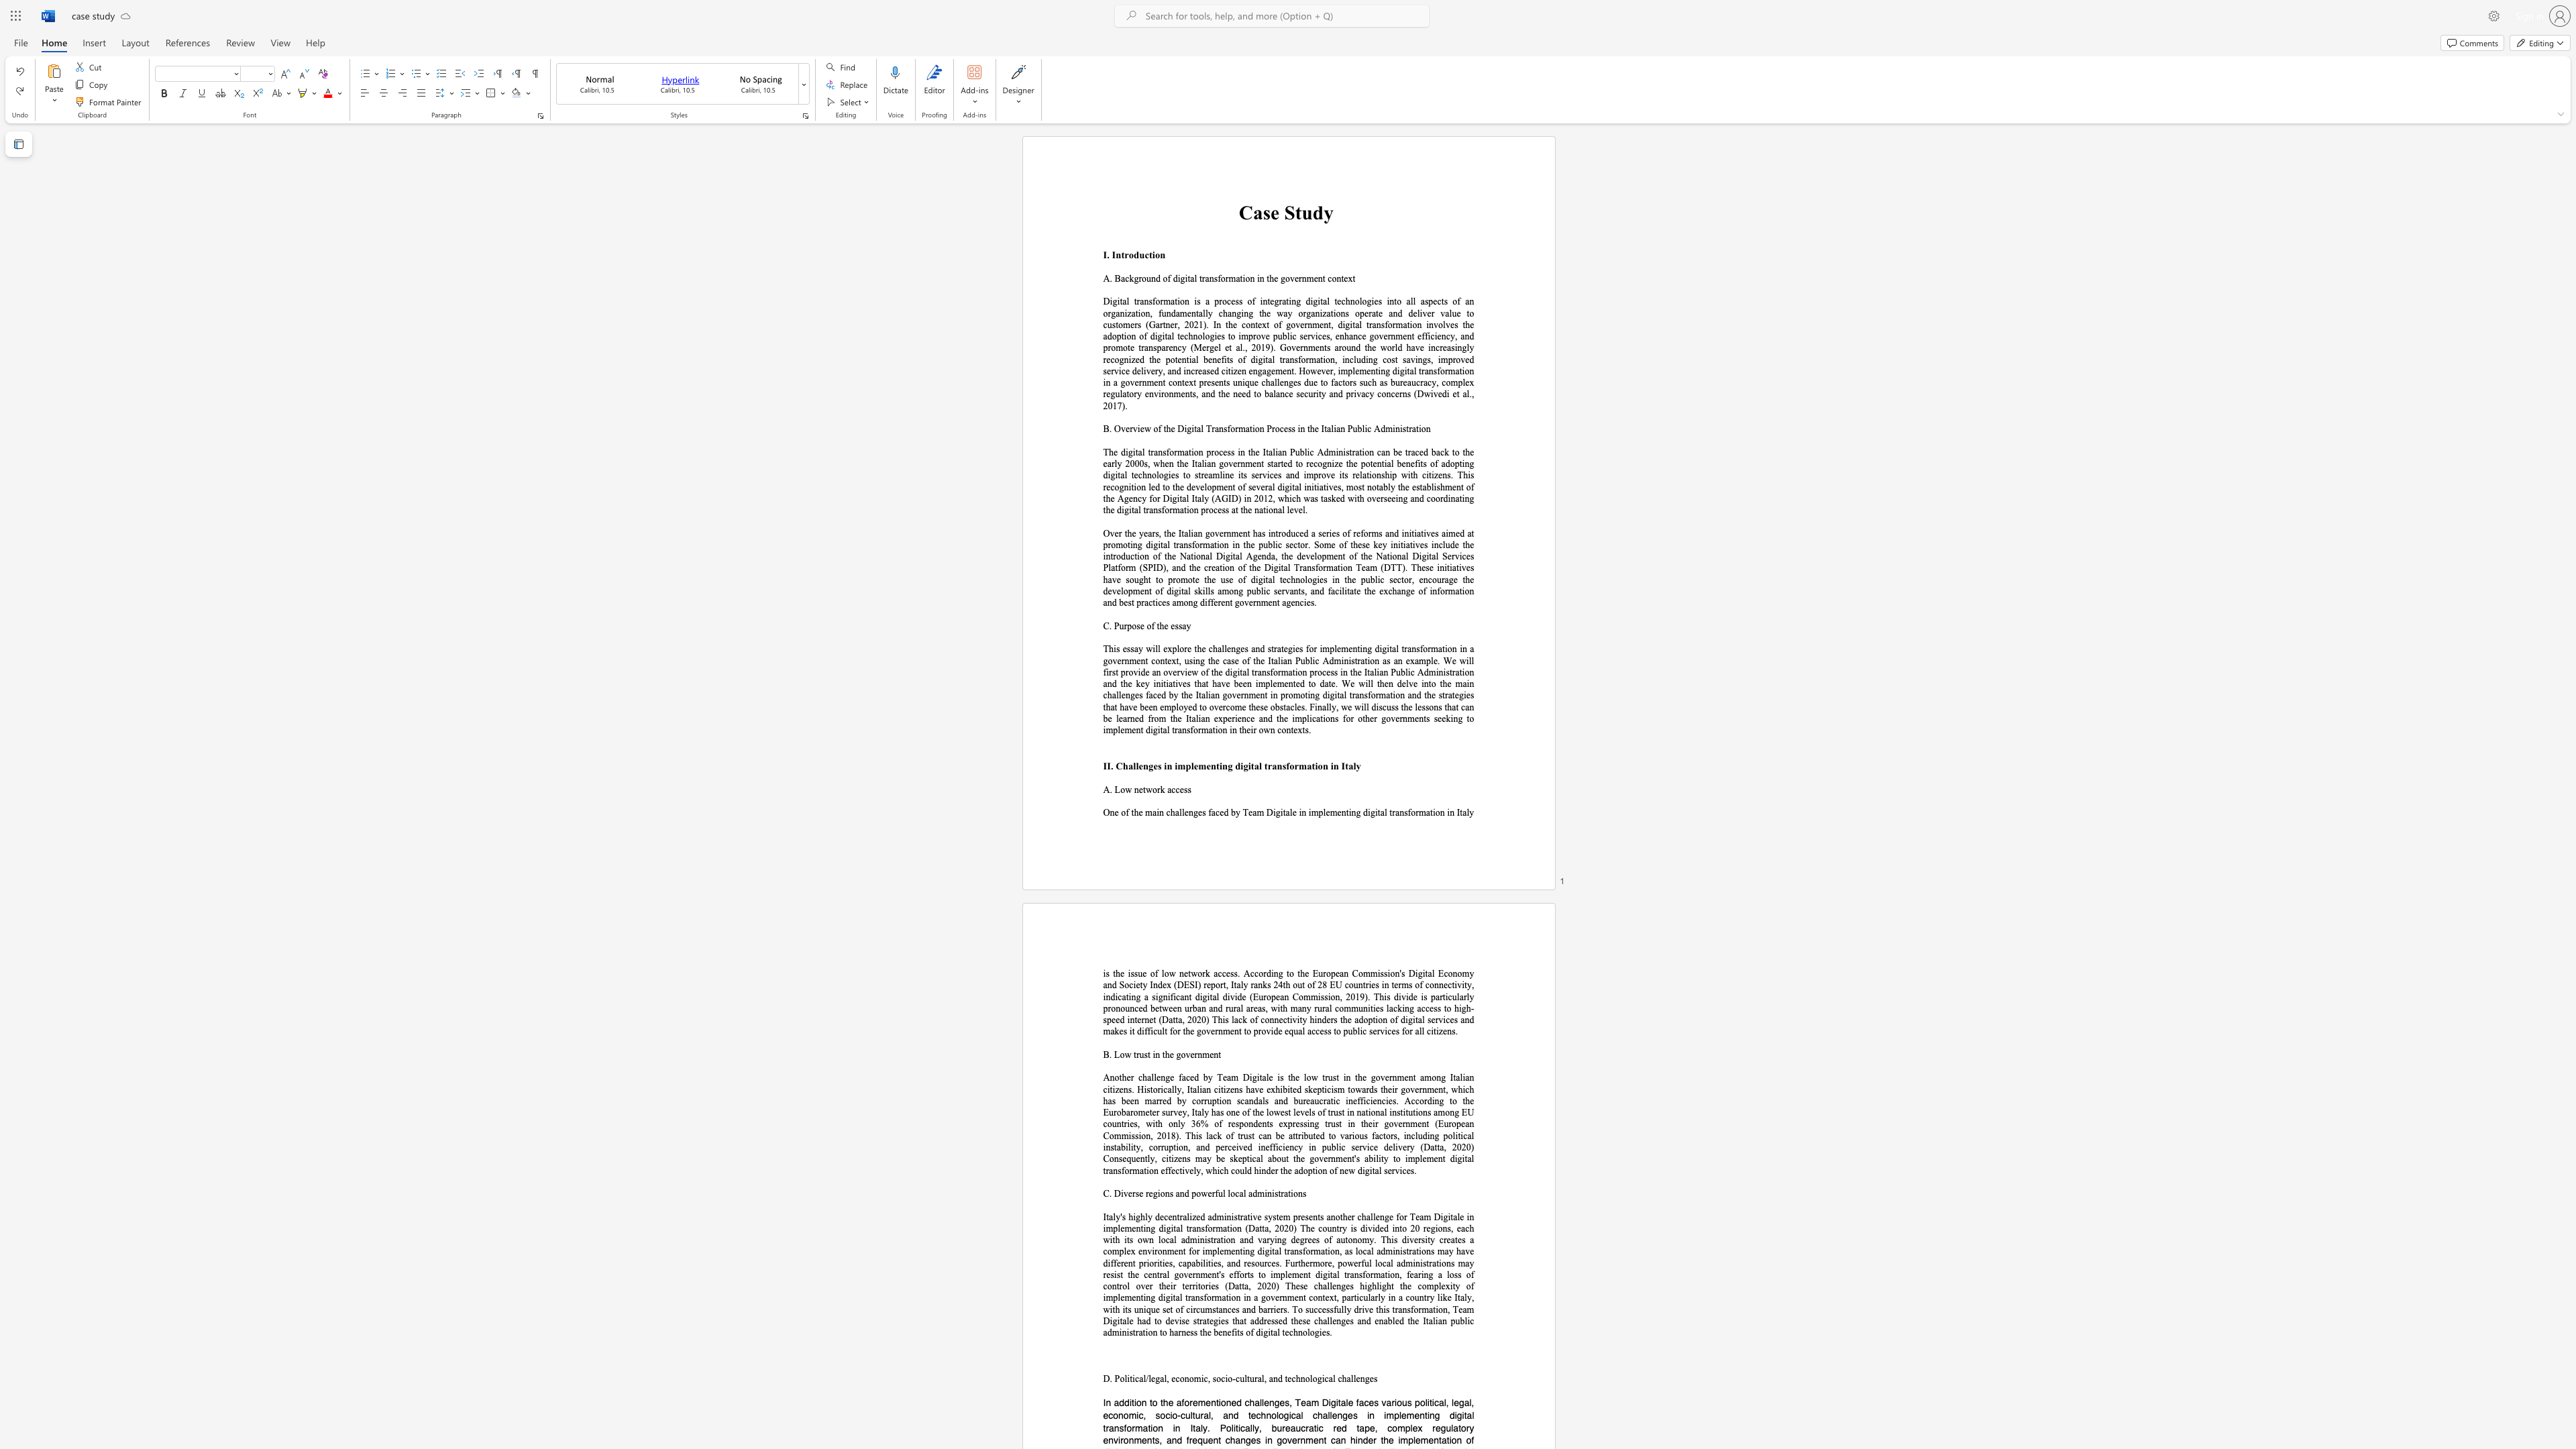 The height and width of the screenshot is (1449, 2576). What do you see at coordinates (1150, 255) in the screenshot?
I see `the subset text "io" within the text "I. Introduction"` at bounding box center [1150, 255].